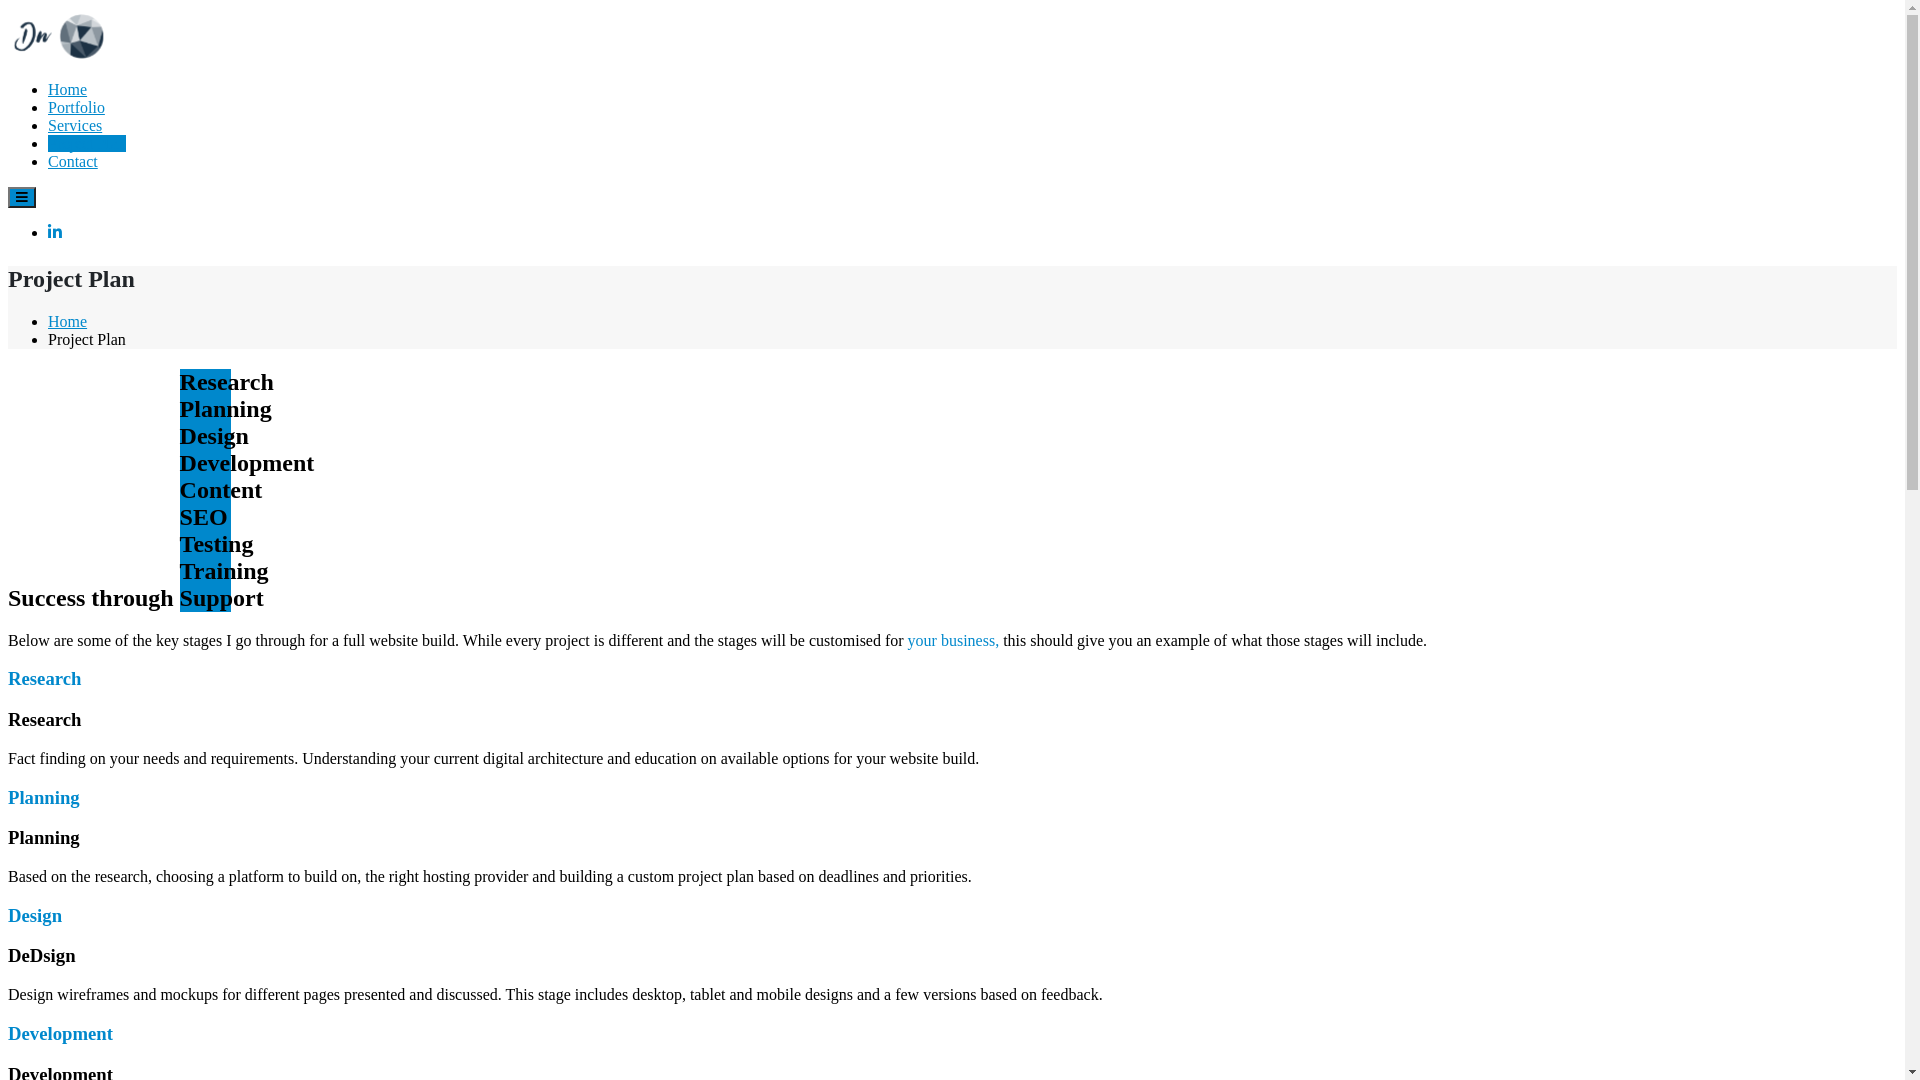  Describe the element at coordinates (85, 142) in the screenshot. I see `'Project Plan'` at that location.